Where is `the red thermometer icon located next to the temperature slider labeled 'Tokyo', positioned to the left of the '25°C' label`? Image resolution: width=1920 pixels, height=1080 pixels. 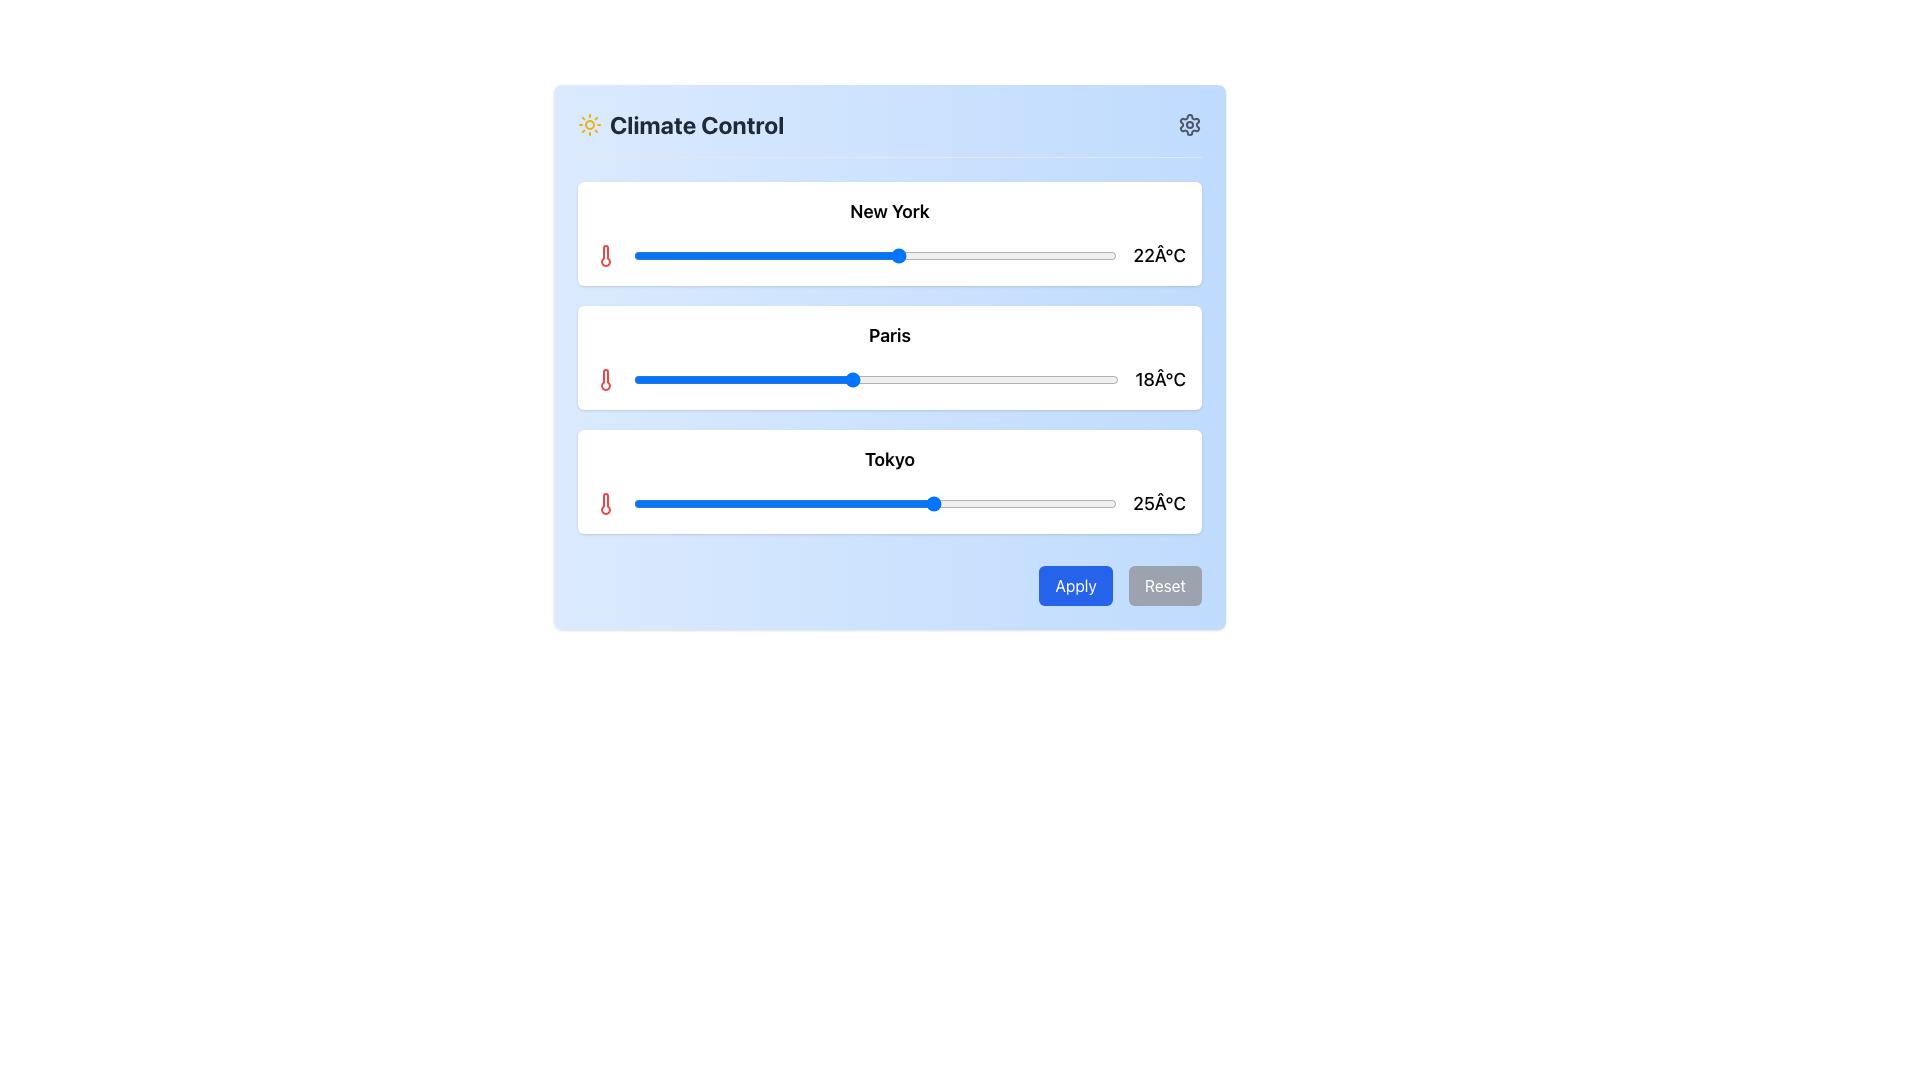 the red thermometer icon located next to the temperature slider labeled 'Tokyo', positioned to the left of the '25°C' label is located at coordinates (604, 503).